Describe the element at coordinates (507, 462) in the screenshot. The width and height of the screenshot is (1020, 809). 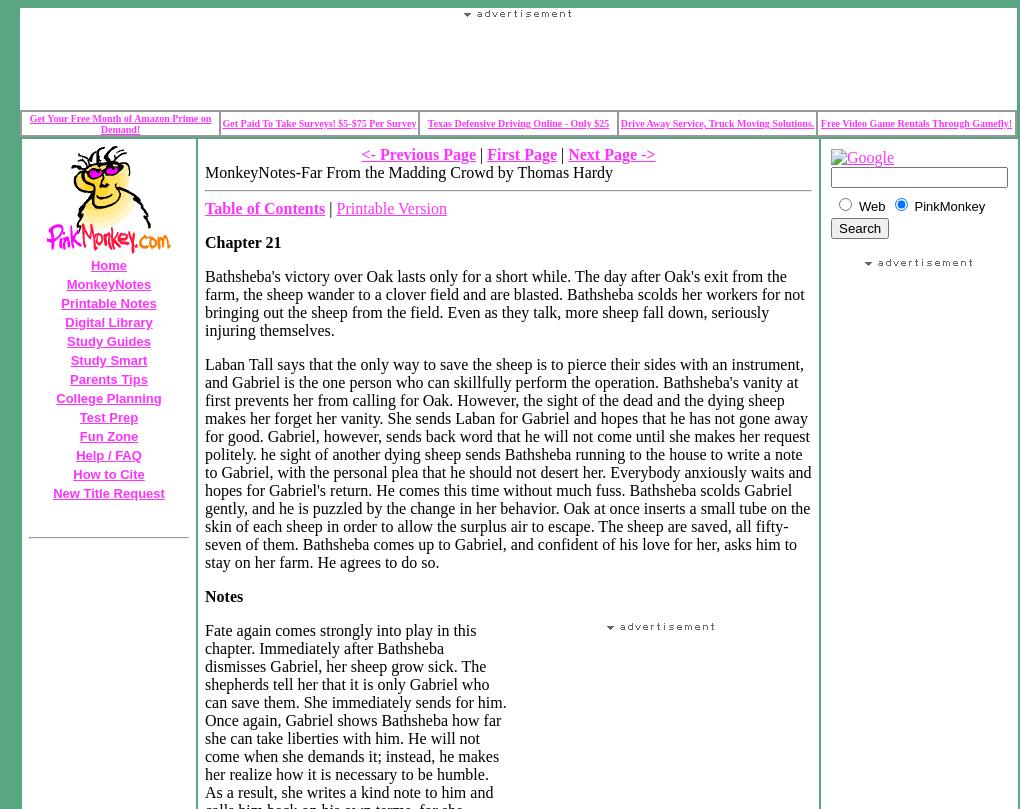
I see `'Laban Tall says that the only way to save the sheep is to pierce 
their sides with an instrument, and Gabriel is the one person who 
can skillfully perform the operation. Bathsheba's vanity at first 
prevents her from calling for Oak. However, the sight of the dead 
and the dying sheep makes her forget her vanity. She sends Laban 
for Gabriel and hopes that he has not gone away for good. Gabriel, 
however, sends back word that he will not come until she makes 
her request politely. he sight of another dying sheep sends 
Bathsheba running to the house to write a note to Gabriel, with the 
personal plea that he should not desert her. Everybody anxiously 
waits and hopes for Gabriel's return. He comes this time without 
much fuss. Bathsheba scolds Gabriel gently, and he is puzzled by 
the change in her behavior. Oak at once inserts a small tube on the 
skin of each sheep in order to allow the surplus air to escape. The 
sheep are saved, all fifty-seven of them. Bathsheba comes up to 
Gabriel, and confident of his love for her, asks him to stay on her 
farm. He agrees to do so.'` at that location.